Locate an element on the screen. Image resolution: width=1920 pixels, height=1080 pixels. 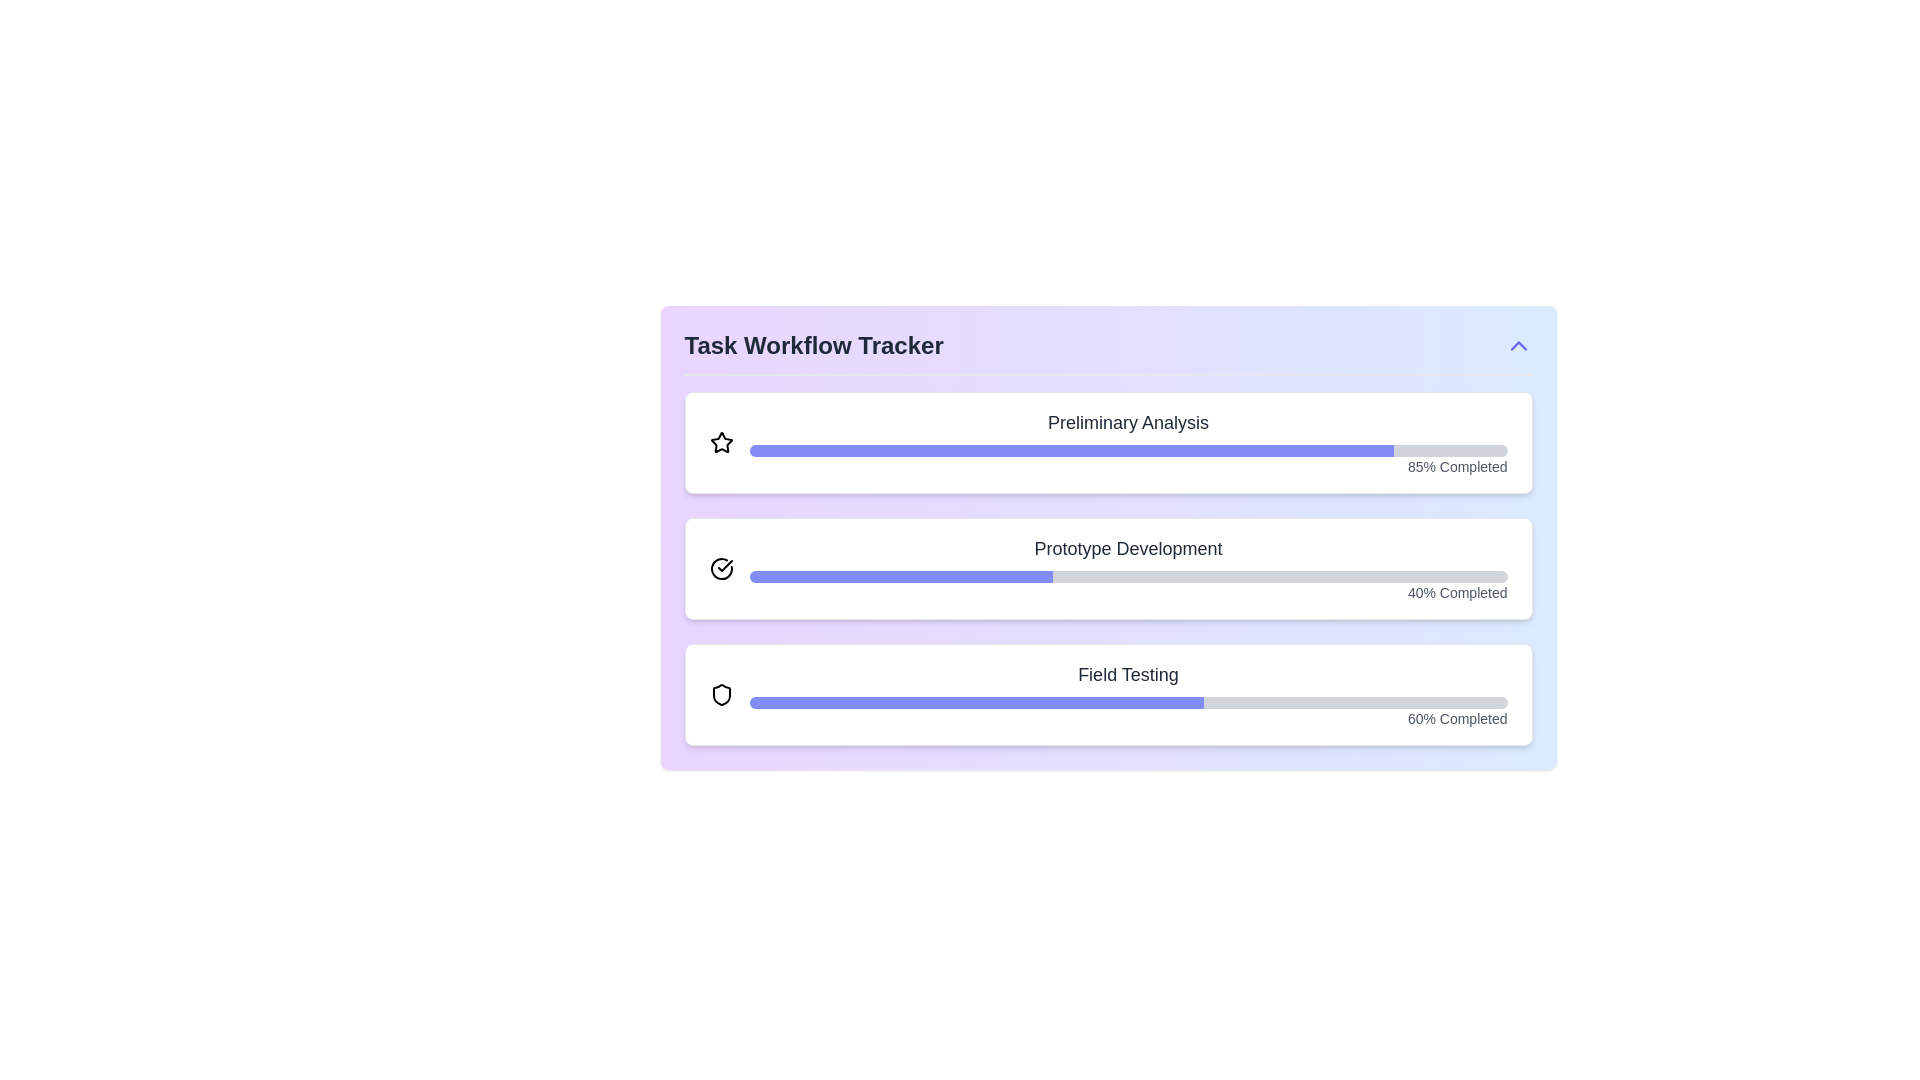
the shield-shaped icon outlined in black, which is positioned on the white rectangular card for 'Field Testing', located at the start of the third row, to the left of the progress bar is located at coordinates (720, 693).